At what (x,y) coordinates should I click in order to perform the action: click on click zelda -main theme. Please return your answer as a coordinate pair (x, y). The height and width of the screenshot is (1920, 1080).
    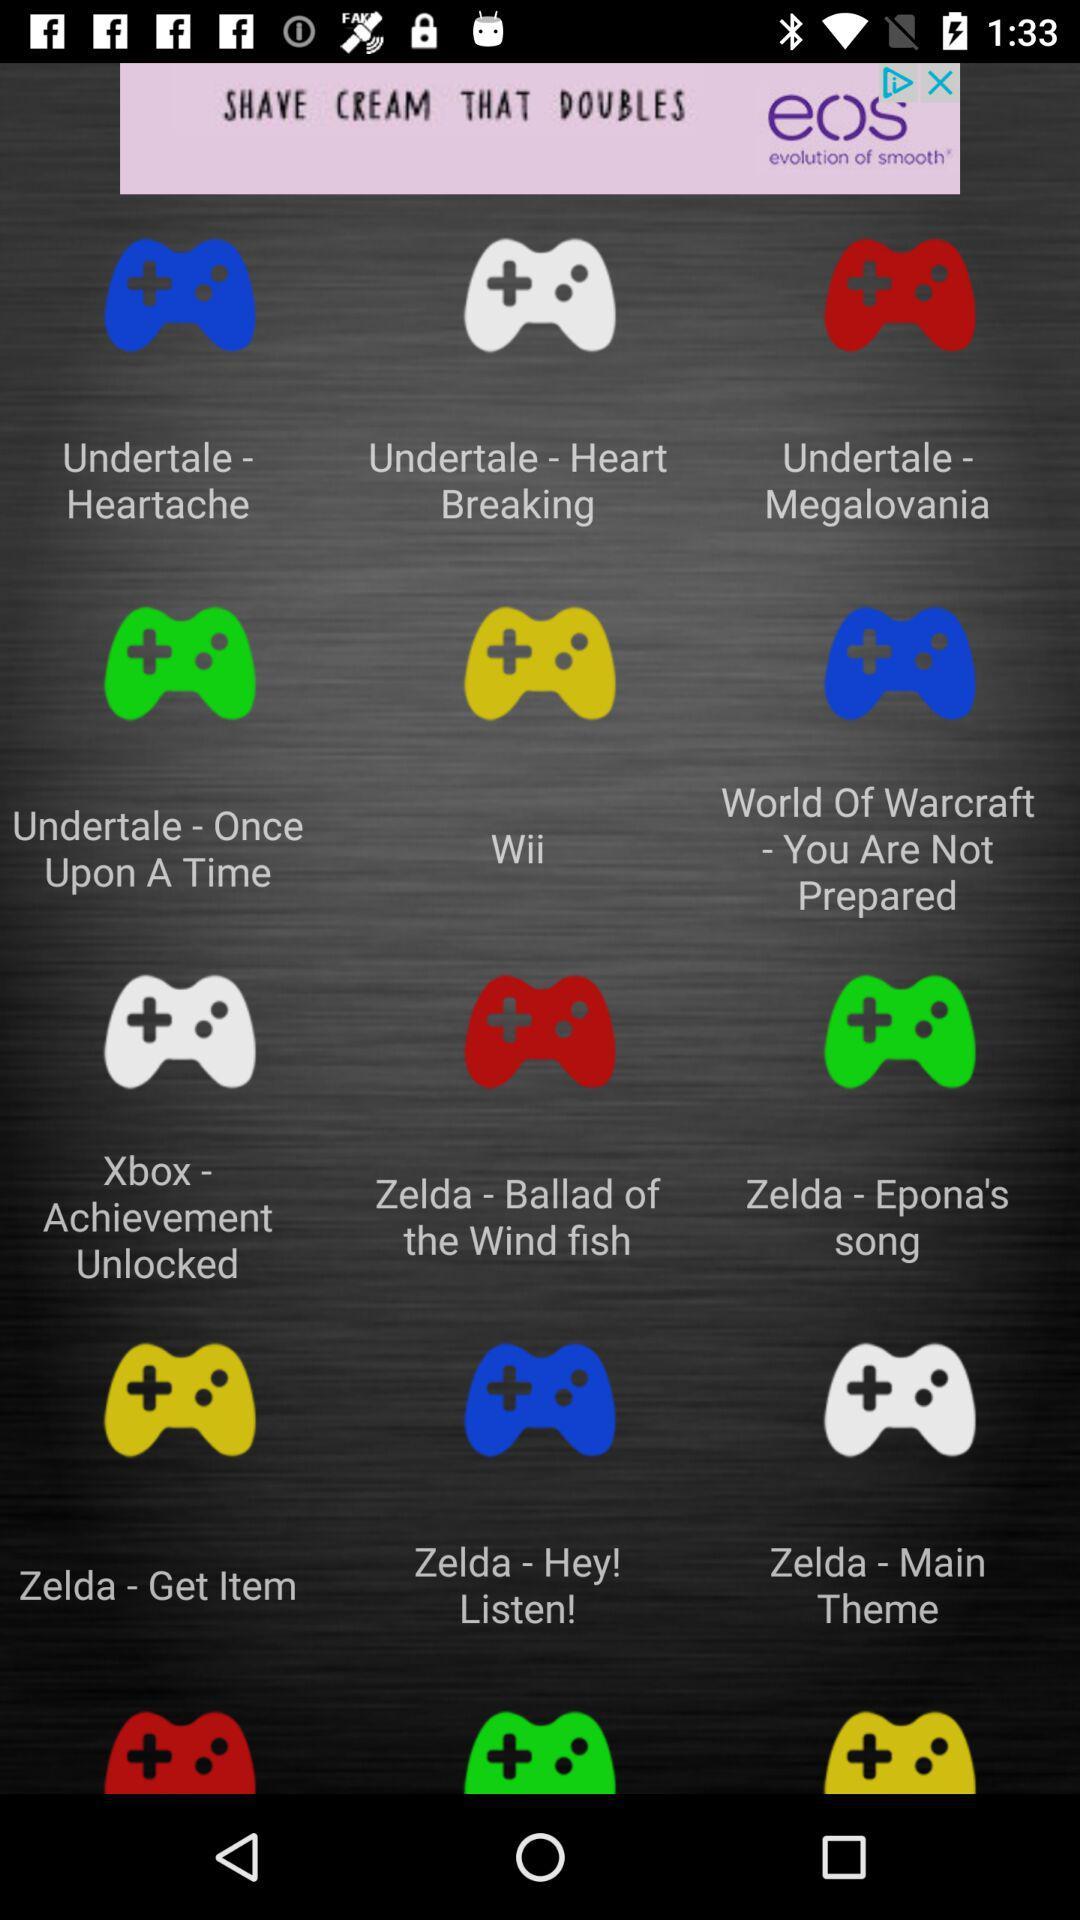
    Looking at the image, I should click on (898, 1399).